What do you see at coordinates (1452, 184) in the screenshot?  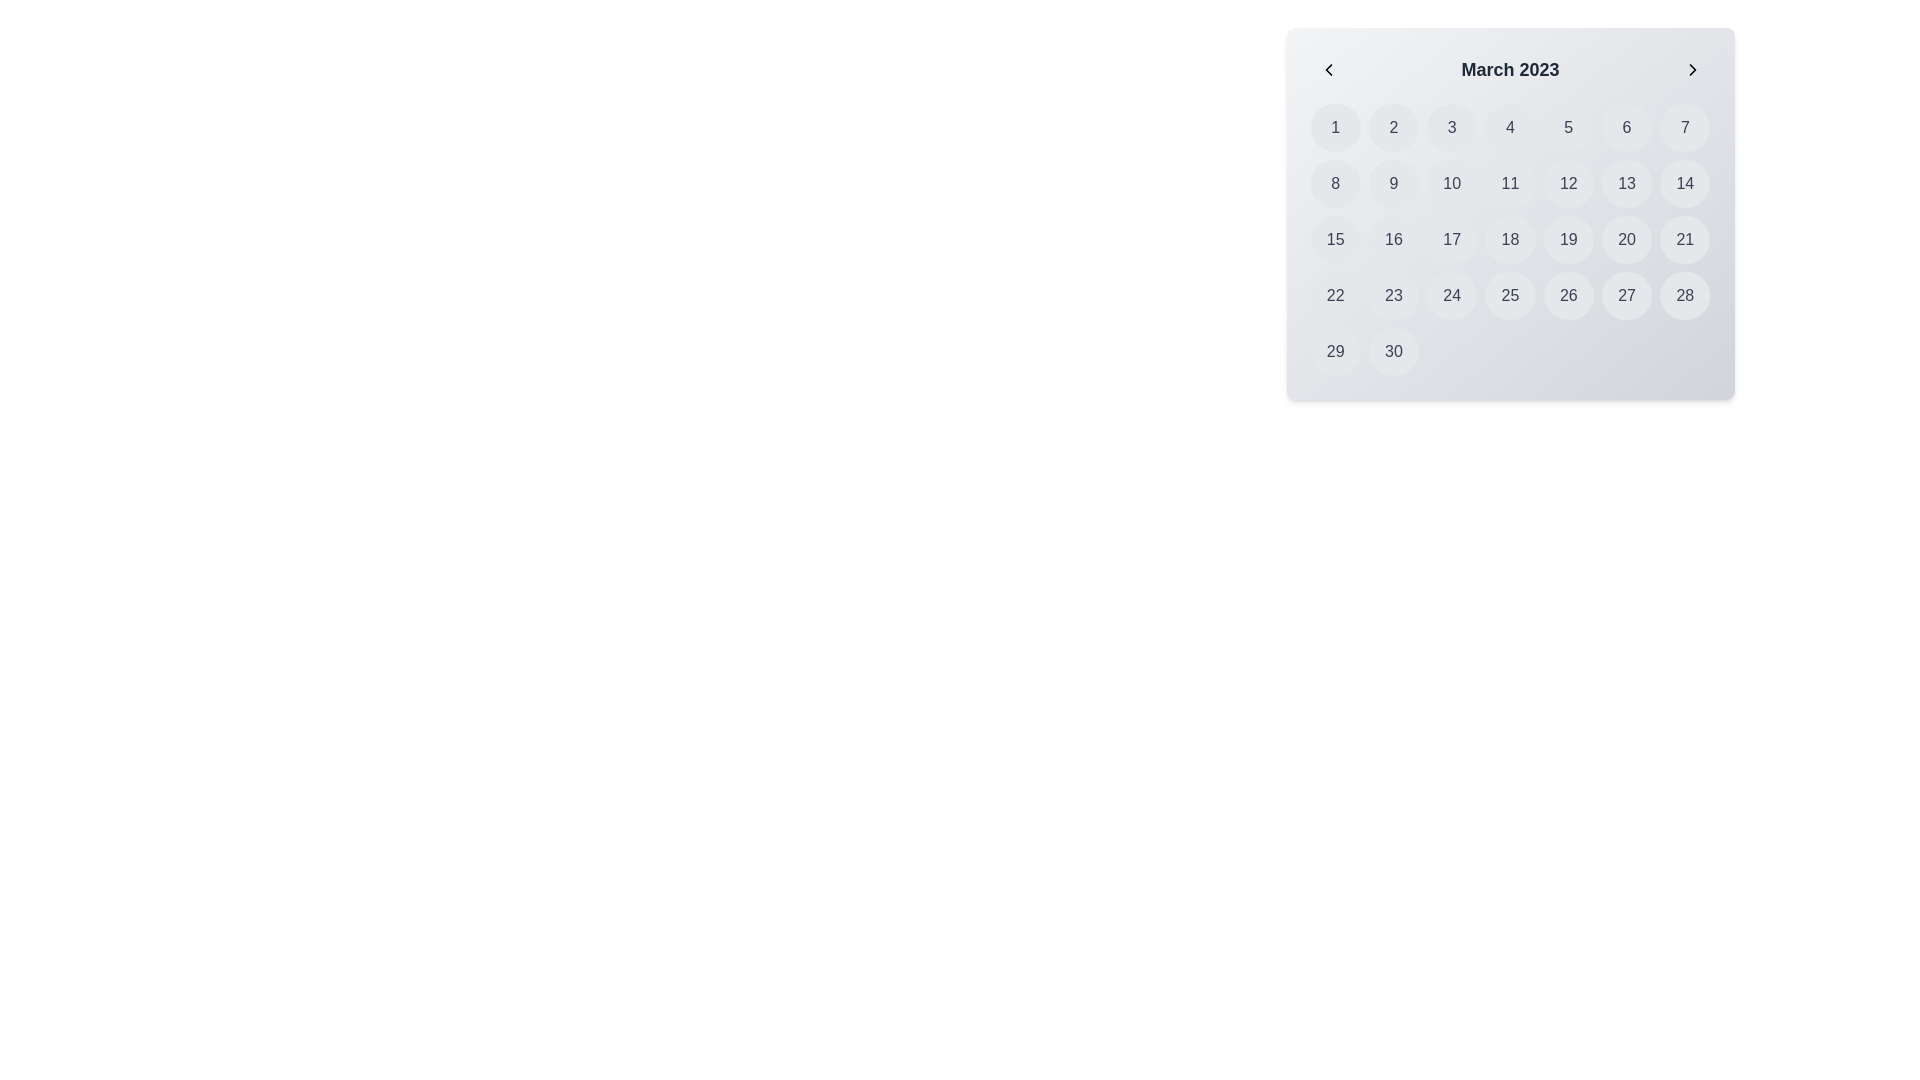 I see `the button representing the date '10' in the March 2023 calendar` at bounding box center [1452, 184].